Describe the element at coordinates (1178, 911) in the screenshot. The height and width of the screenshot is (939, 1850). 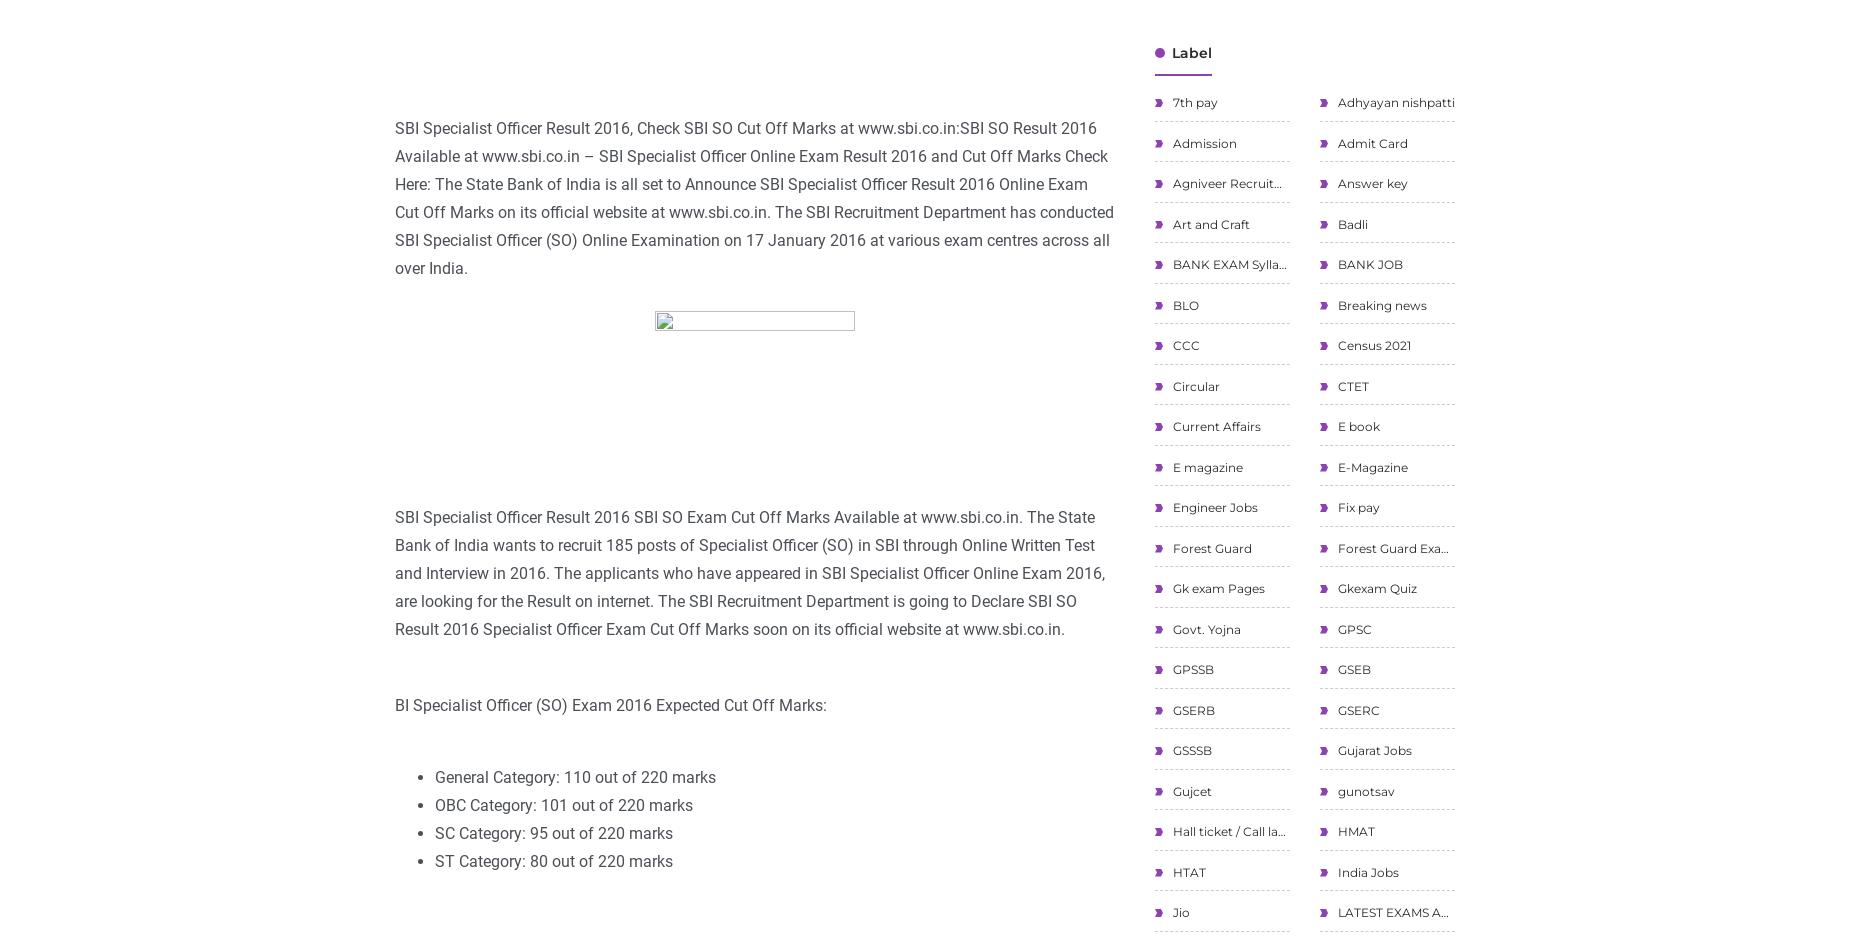
I see `'Jio'` at that location.